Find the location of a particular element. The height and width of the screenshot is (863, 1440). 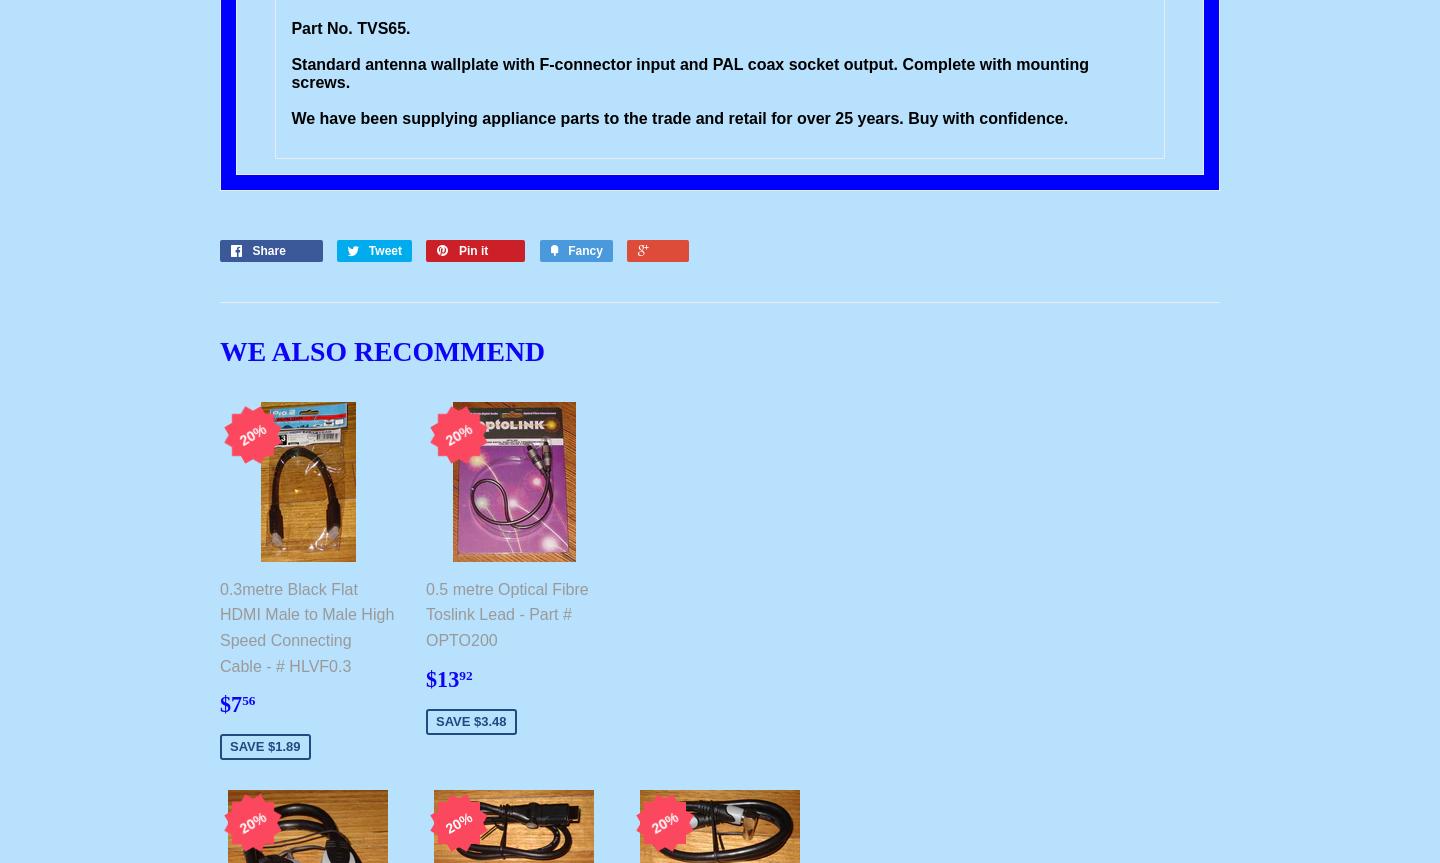

'We Also Recommend' is located at coordinates (381, 350).